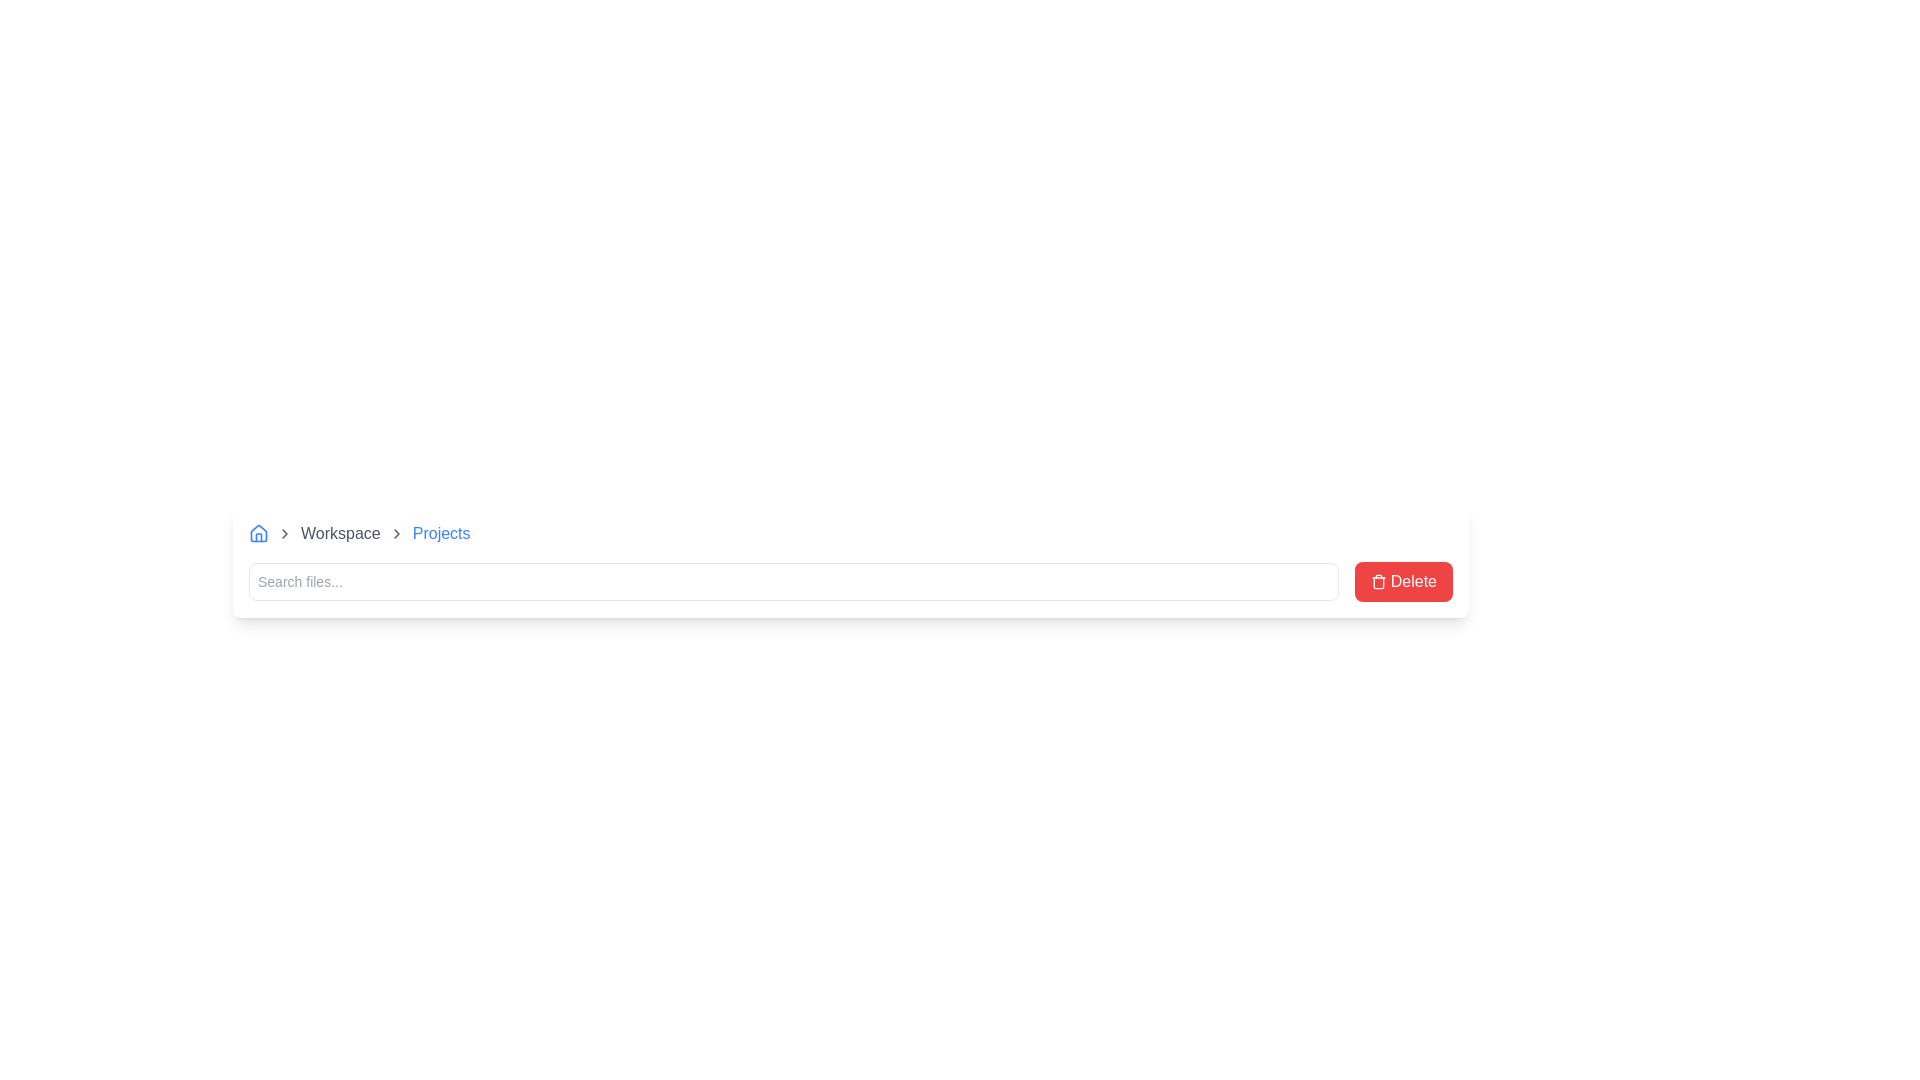 The width and height of the screenshot is (1920, 1080). What do you see at coordinates (850, 532) in the screenshot?
I see `the 'Projects' breadcrumb link in the breadcrumb navigation at the top of the user interface` at bounding box center [850, 532].